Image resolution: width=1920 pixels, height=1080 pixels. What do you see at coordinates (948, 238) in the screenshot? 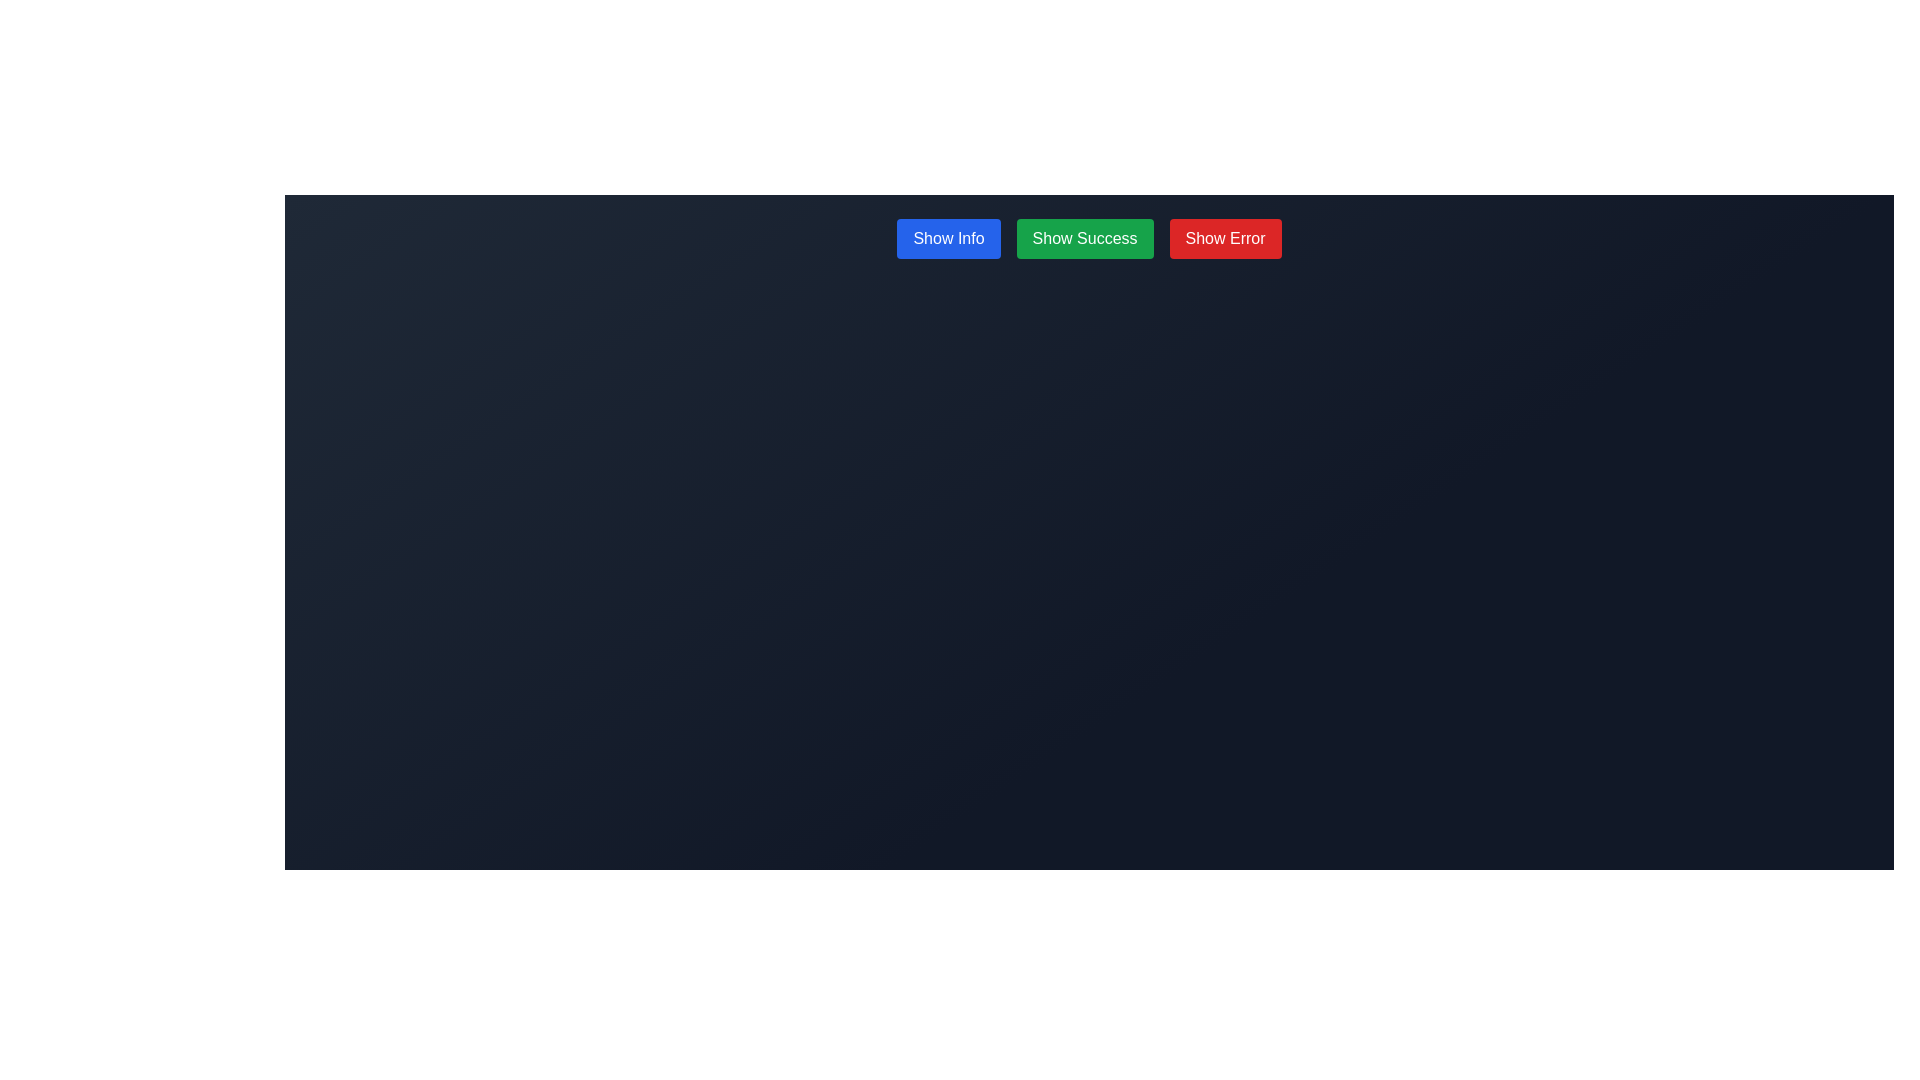
I see `the blue button labeled 'Show Info'` at bounding box center [948, 238].